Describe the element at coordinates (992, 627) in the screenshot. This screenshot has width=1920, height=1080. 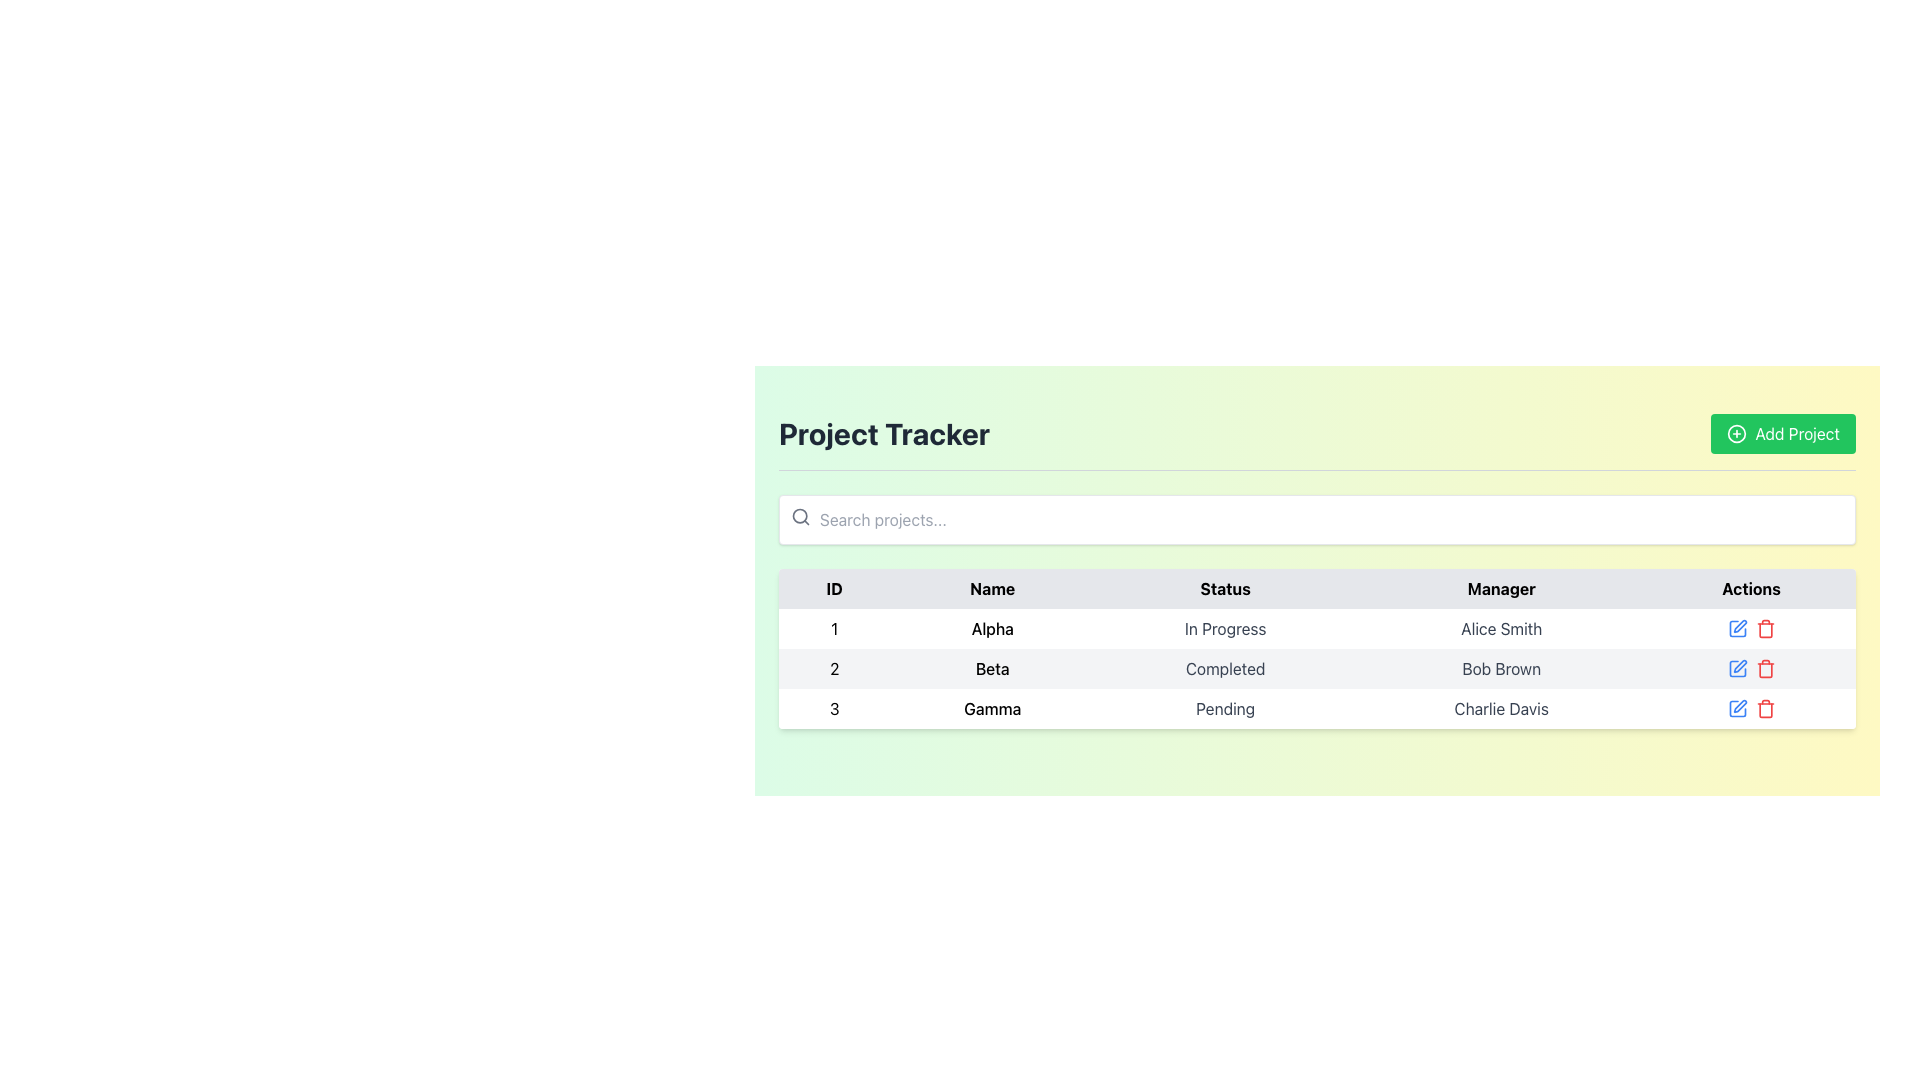
I see `the 'Alpha' text label element, which is bold and centered in the second column under the 'Name' heading of the grid` at that location.